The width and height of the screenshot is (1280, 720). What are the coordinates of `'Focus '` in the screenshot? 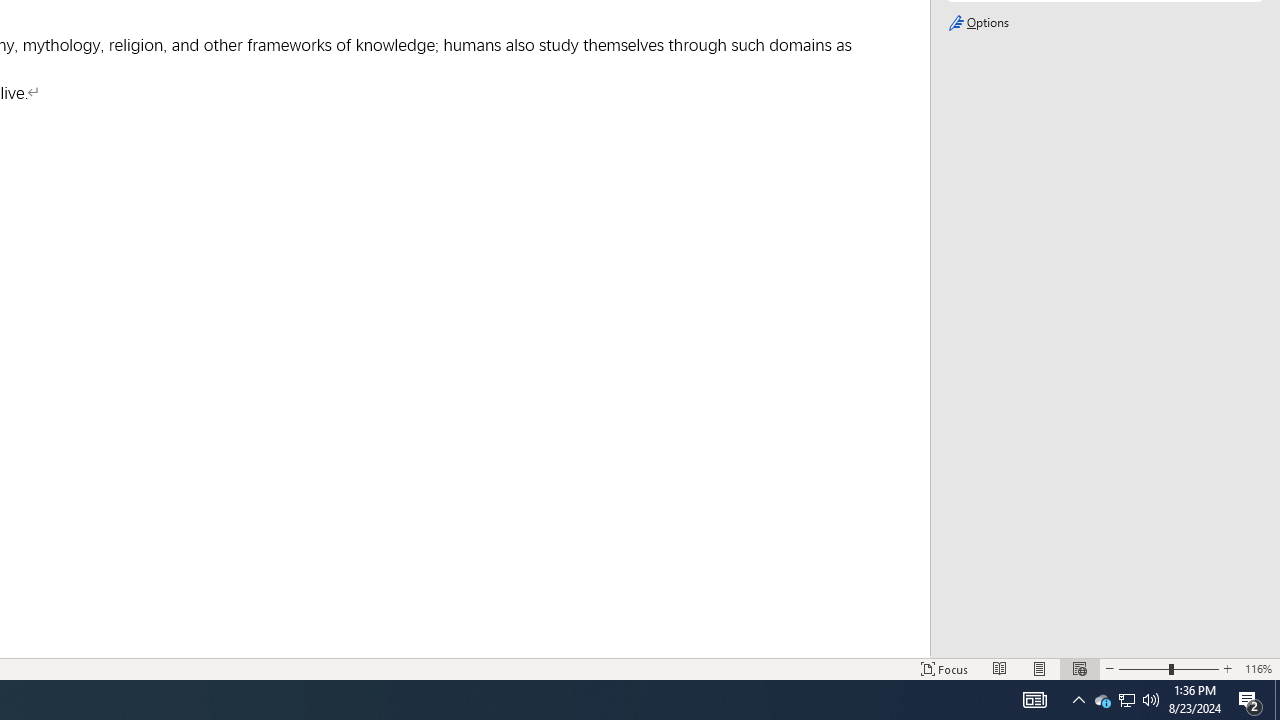 It's located at (943, 669).